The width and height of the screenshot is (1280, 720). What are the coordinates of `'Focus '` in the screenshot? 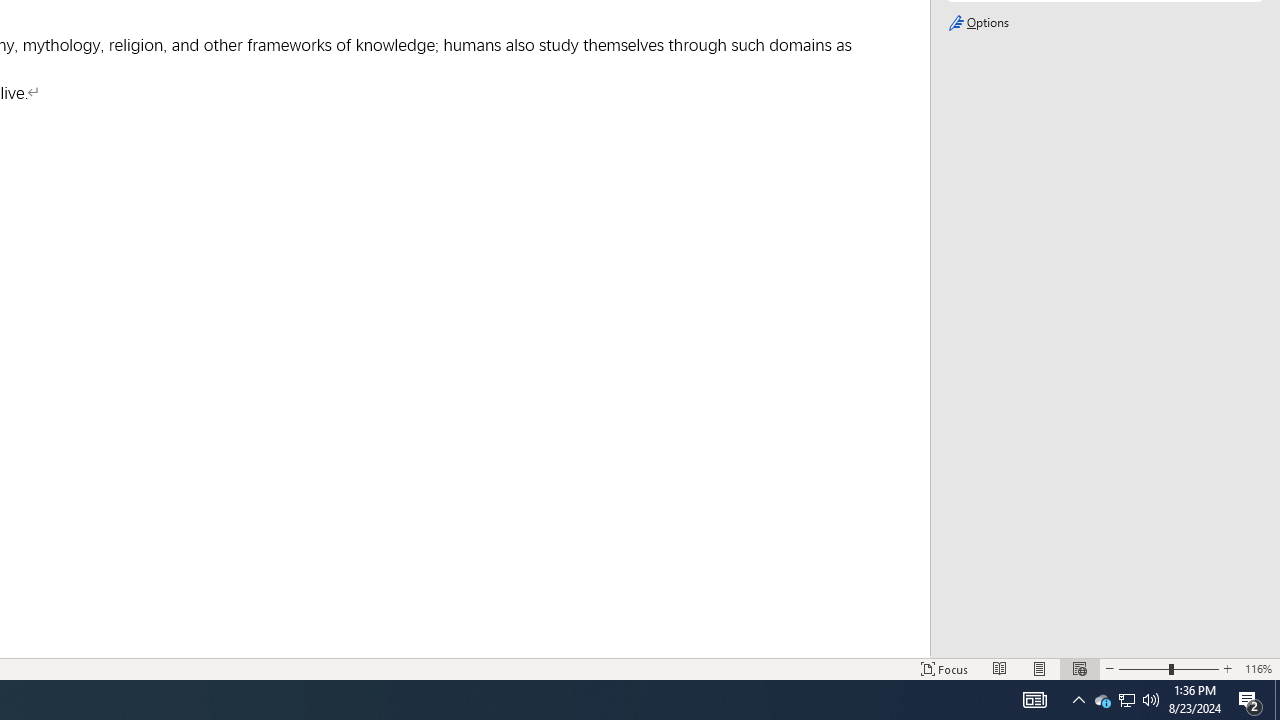 It's located at (943, 669).